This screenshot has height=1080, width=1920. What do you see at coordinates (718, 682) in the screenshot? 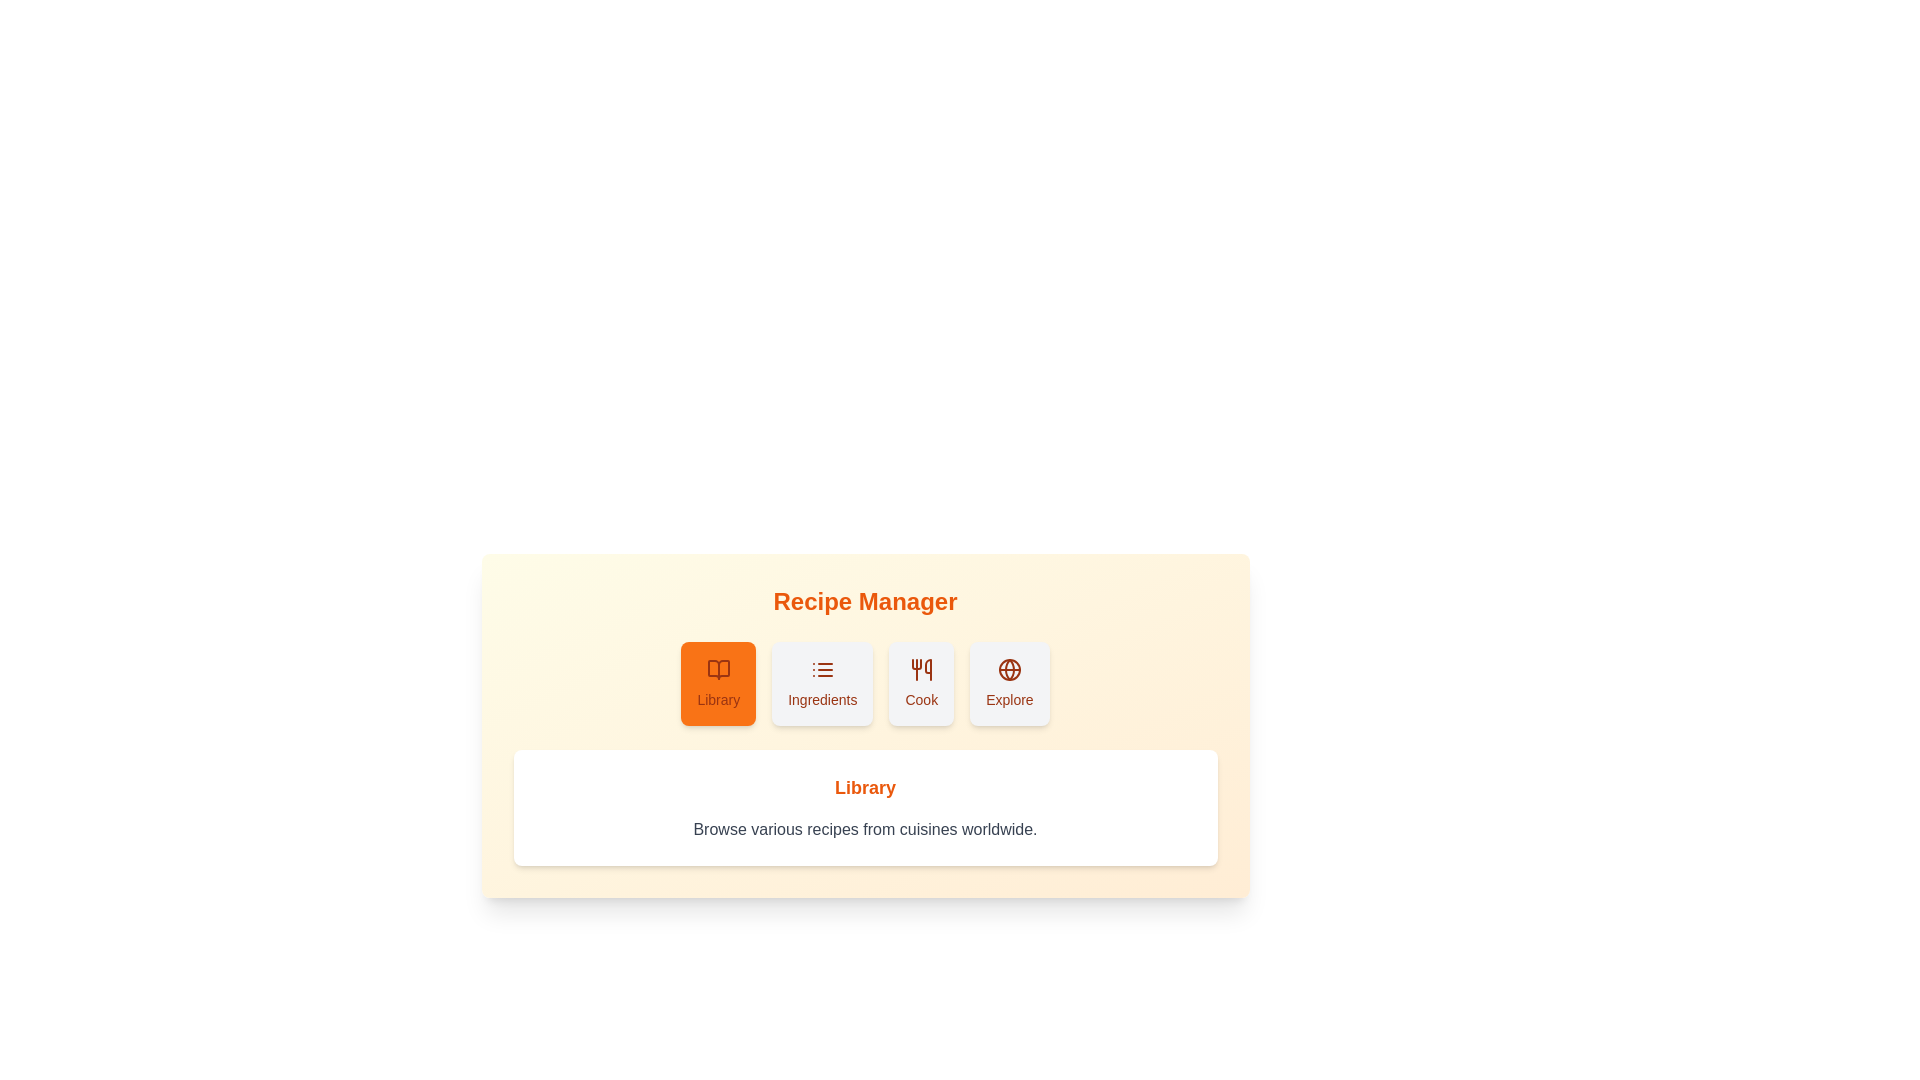
I see `the Library tab in the RecipeCollection component` at bounding box center [718, 682].